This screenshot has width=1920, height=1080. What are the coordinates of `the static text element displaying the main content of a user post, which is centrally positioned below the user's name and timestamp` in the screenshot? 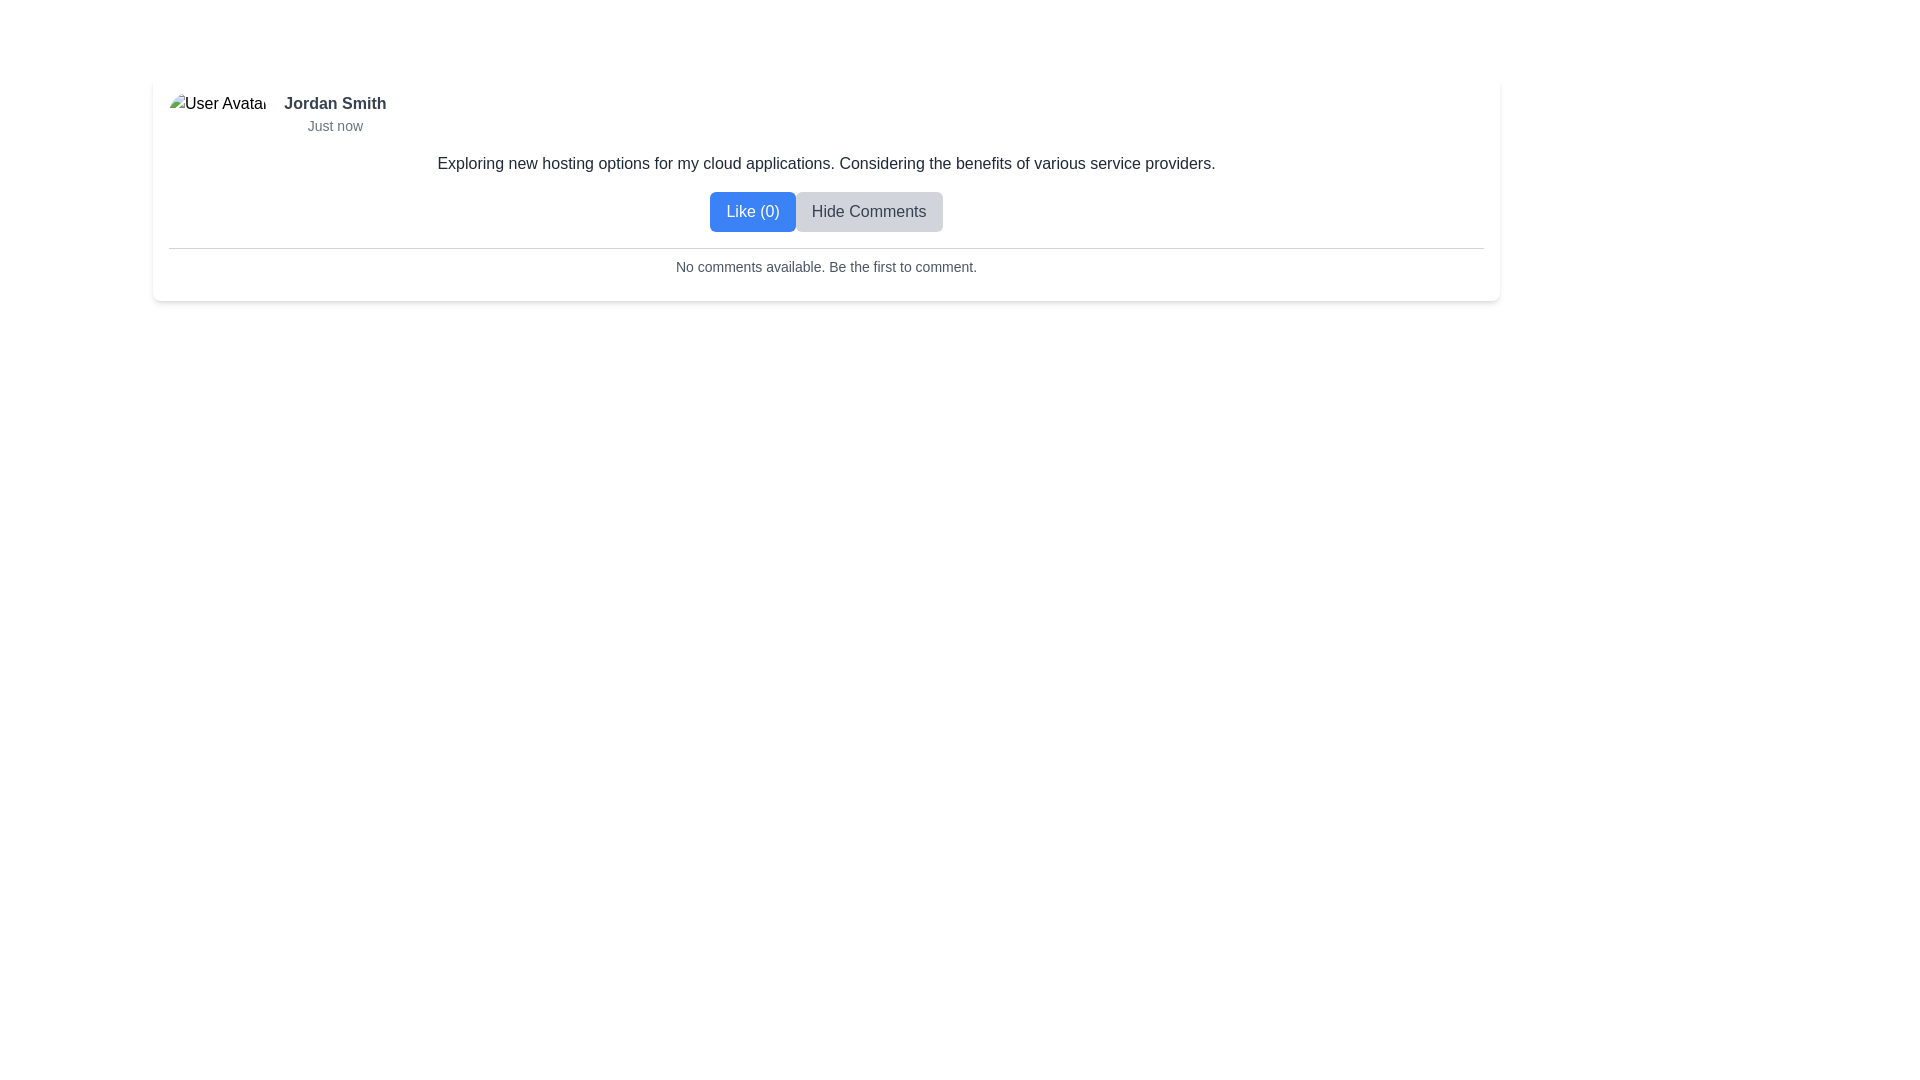 It's located at (826, 163).